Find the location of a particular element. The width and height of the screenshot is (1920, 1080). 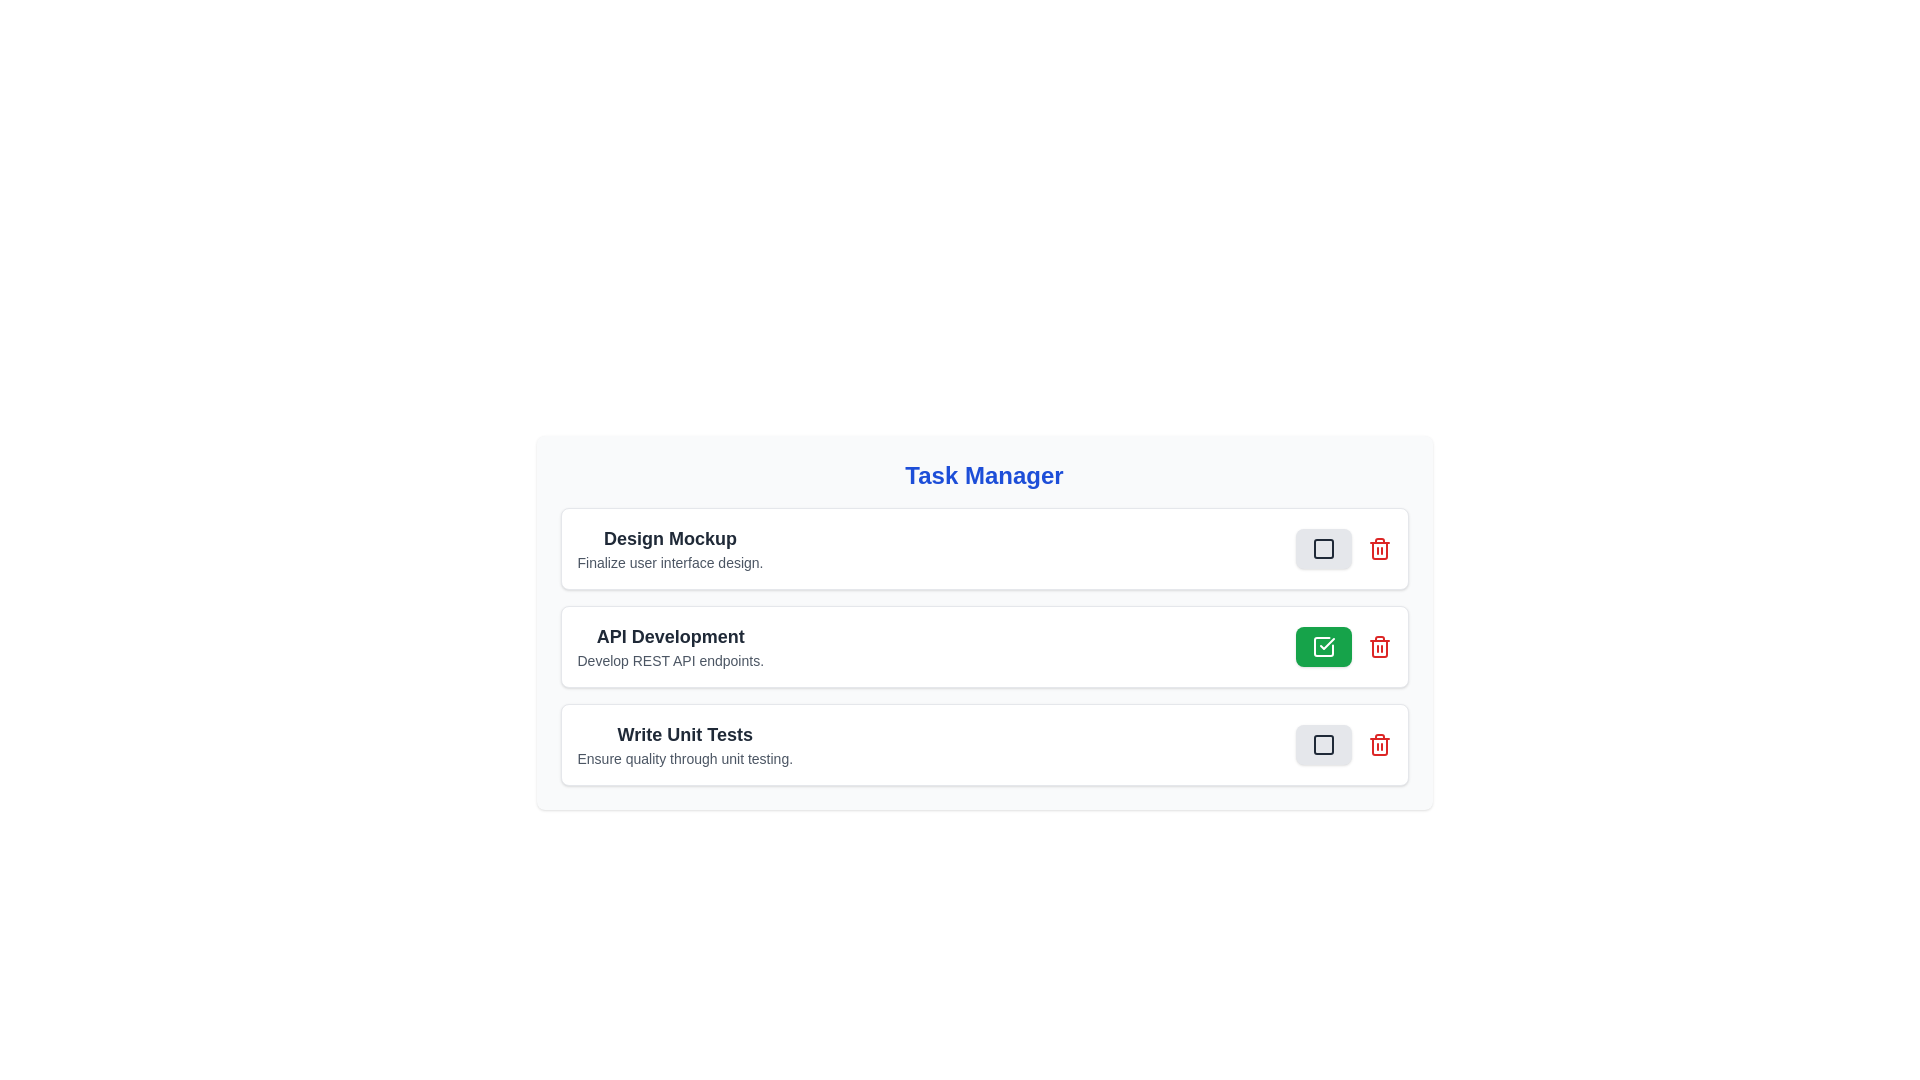

text content of the task entry component, which is the second item in a vertical list of tasks in the task manager interface is located at coordinates (670, 647).